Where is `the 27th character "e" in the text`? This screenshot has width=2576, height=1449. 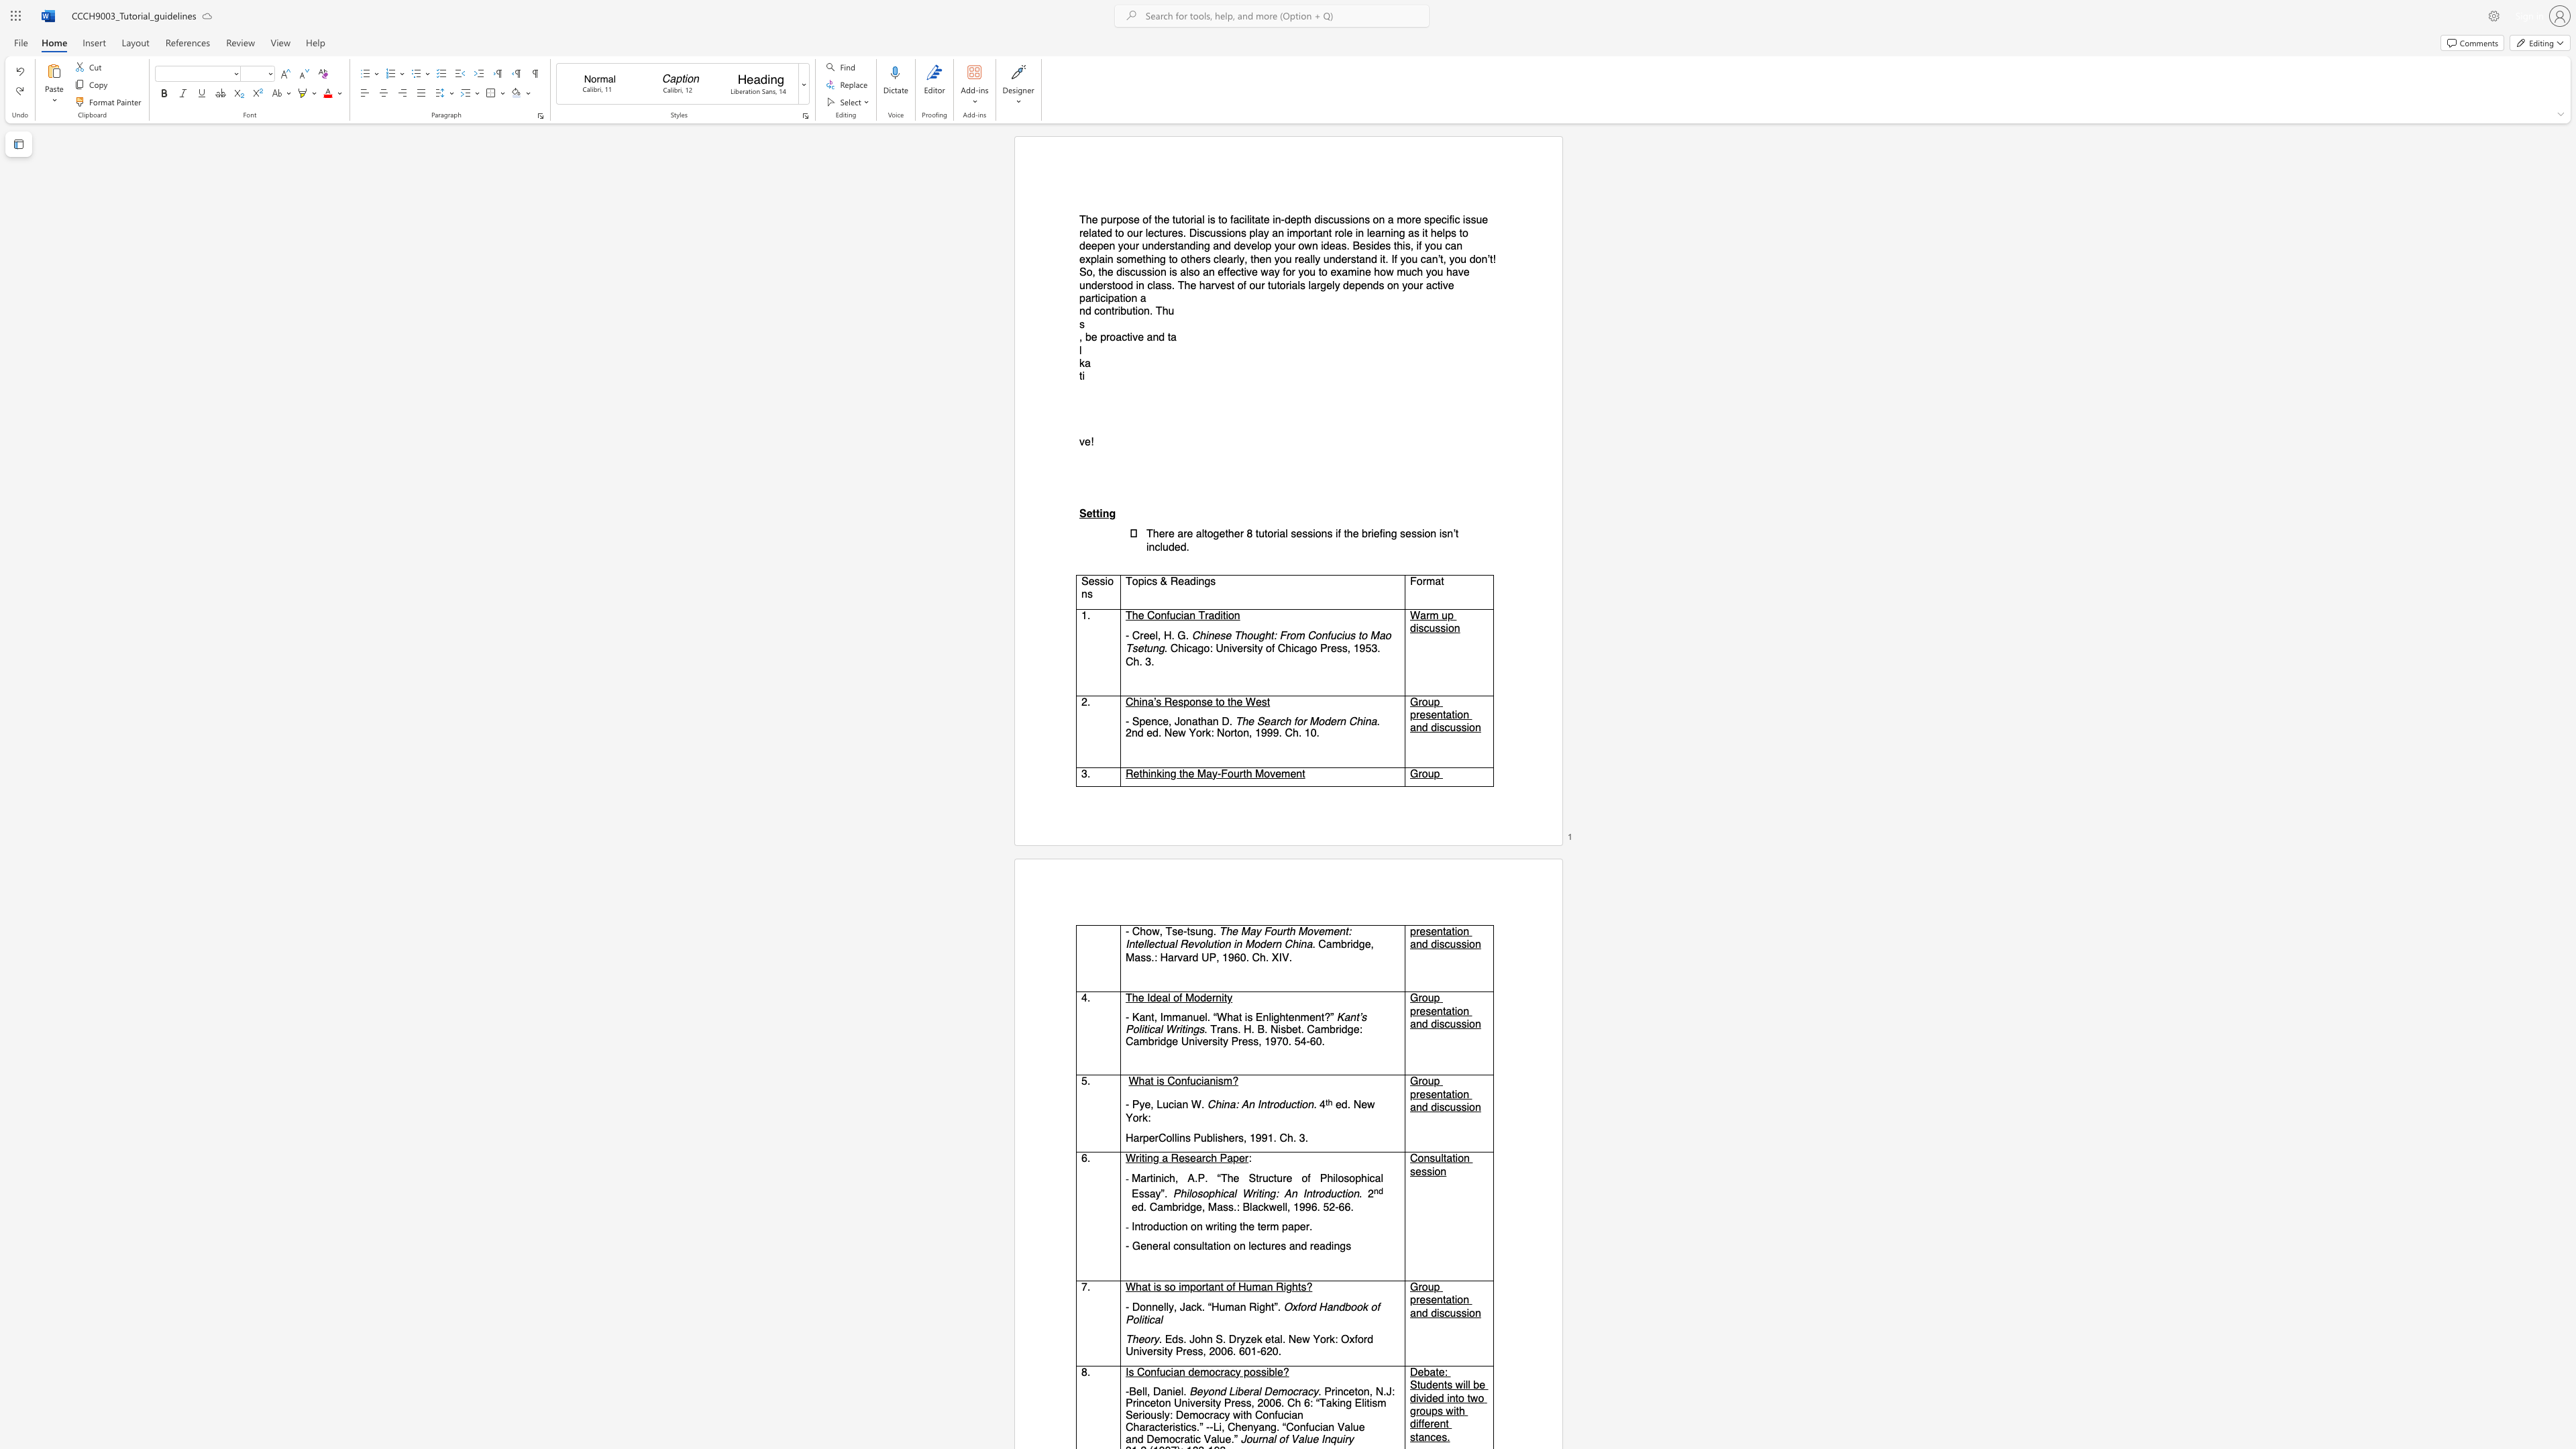 the 27th character "e" in the text is located at coordinates (1197, 259).